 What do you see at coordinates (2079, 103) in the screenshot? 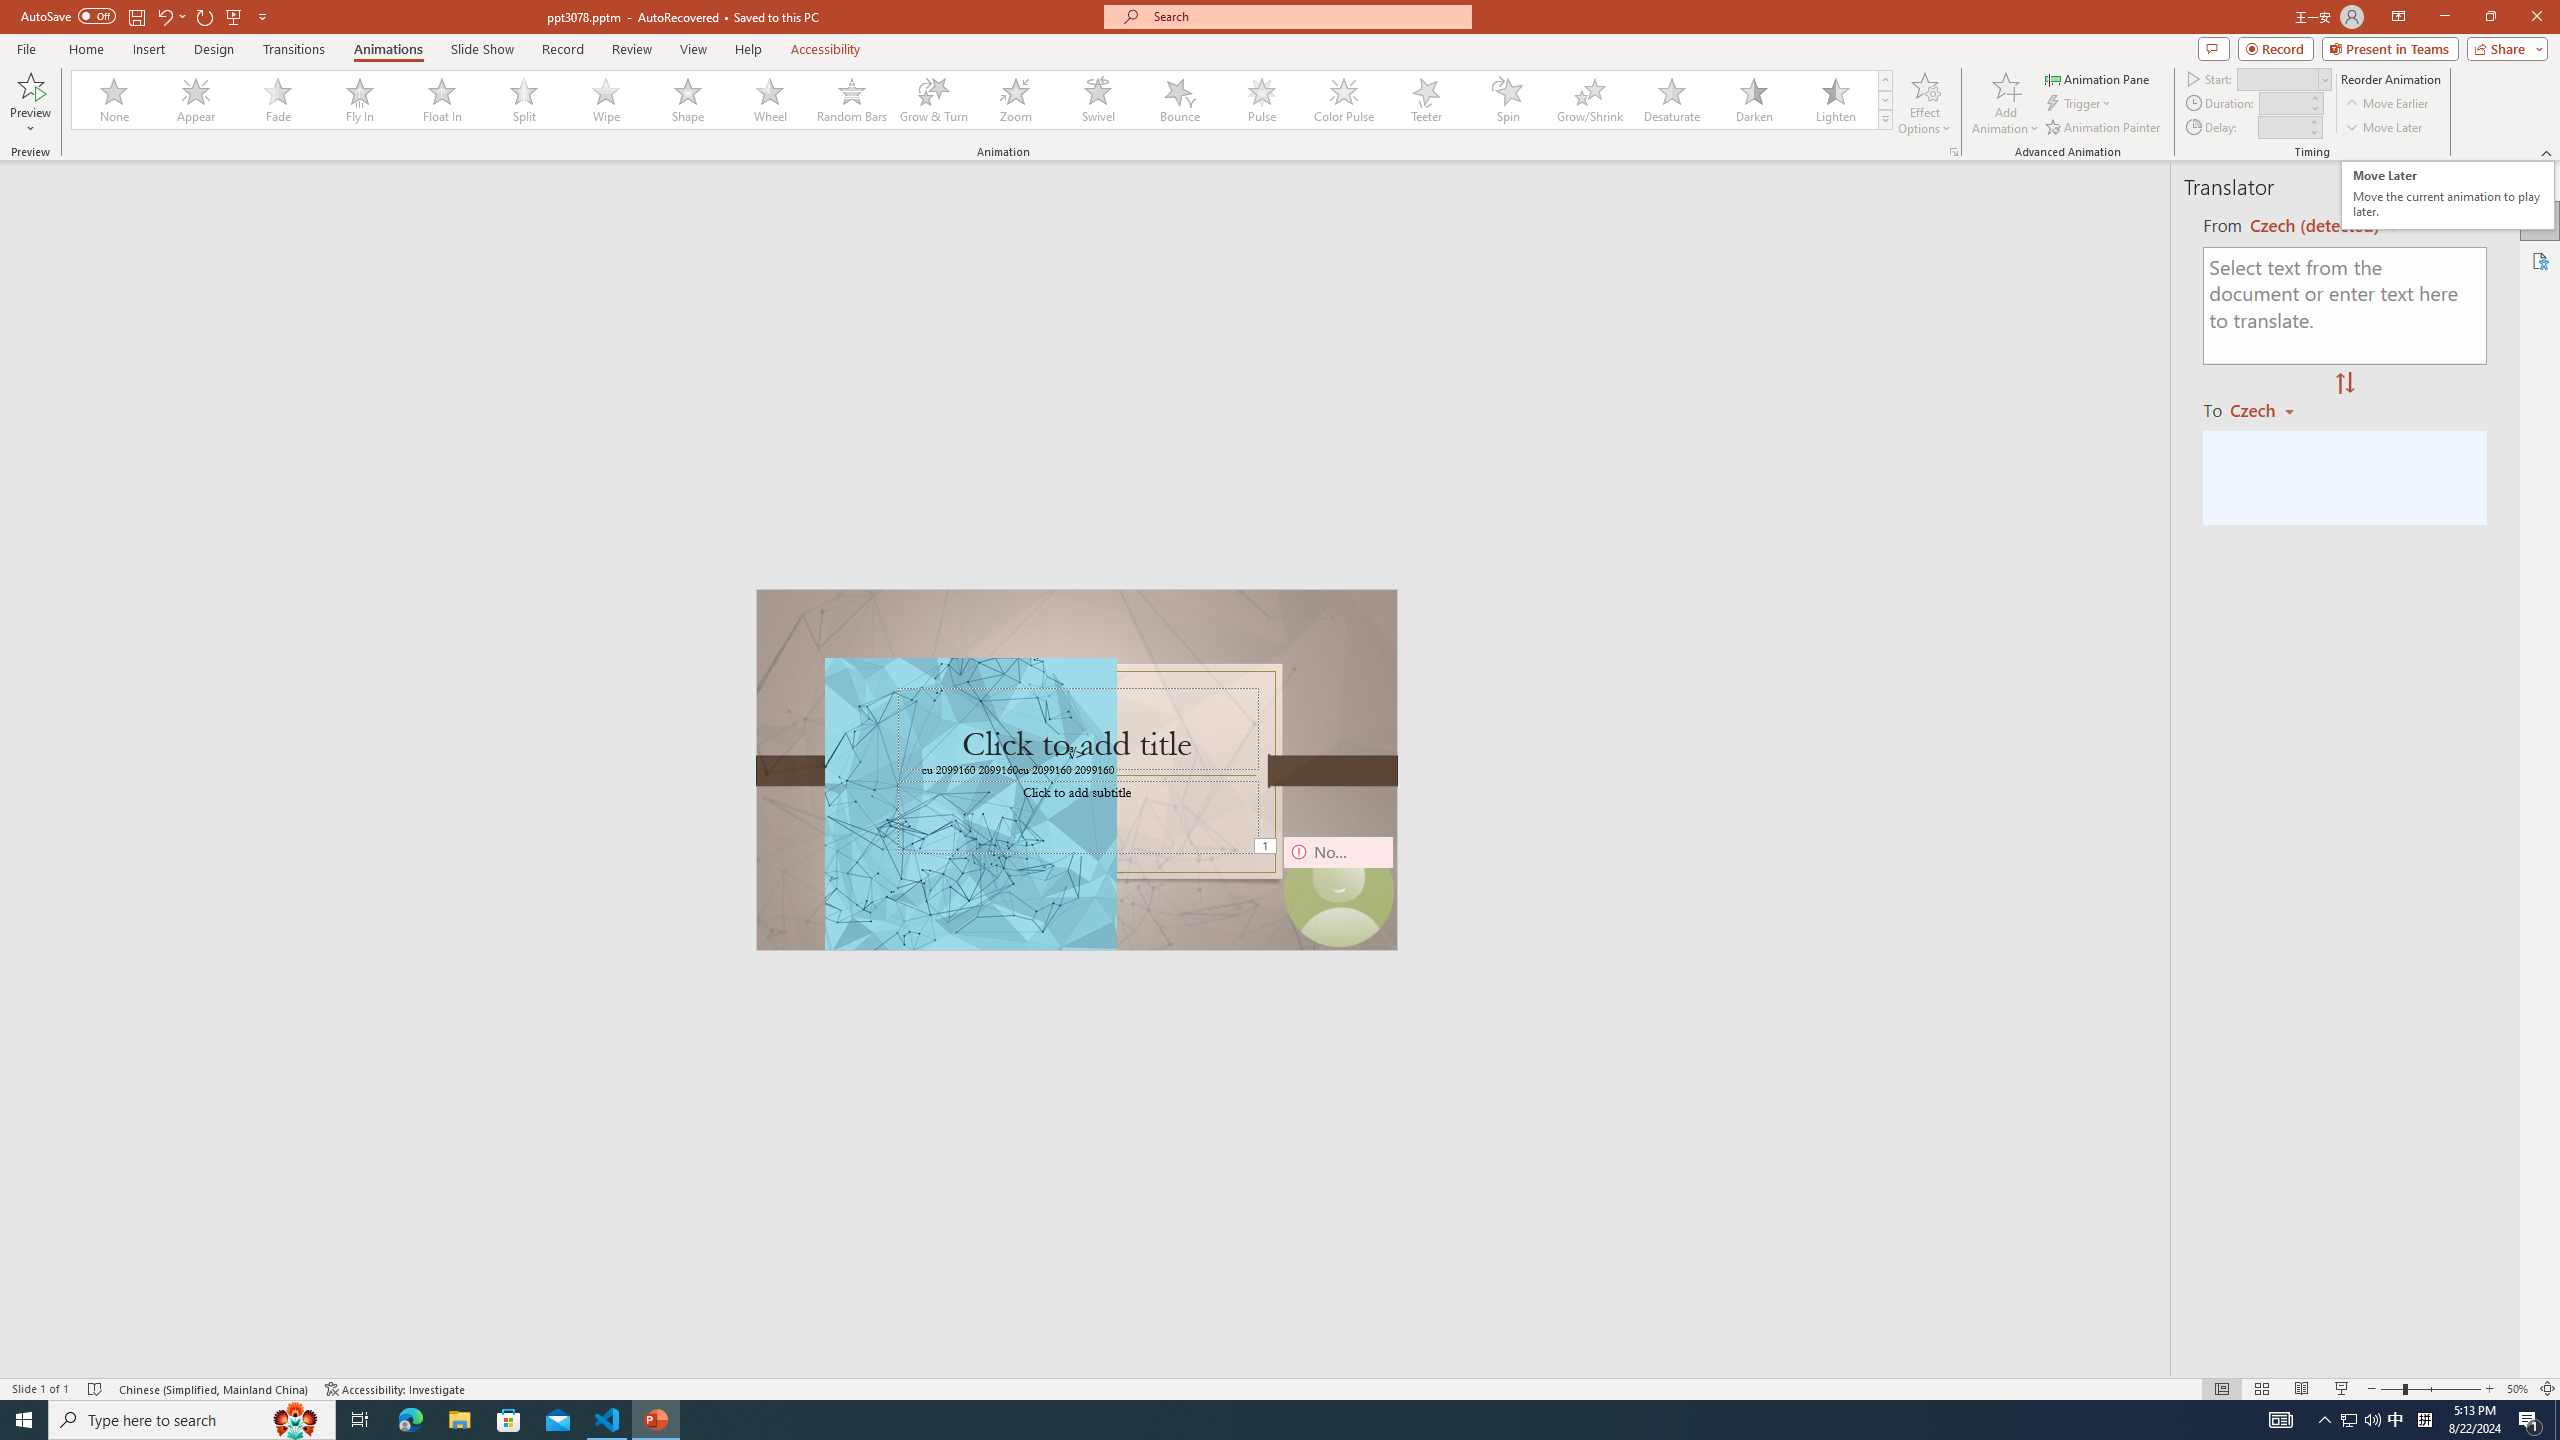
I see `'Trigger'` at bounding box center [2079, 103].